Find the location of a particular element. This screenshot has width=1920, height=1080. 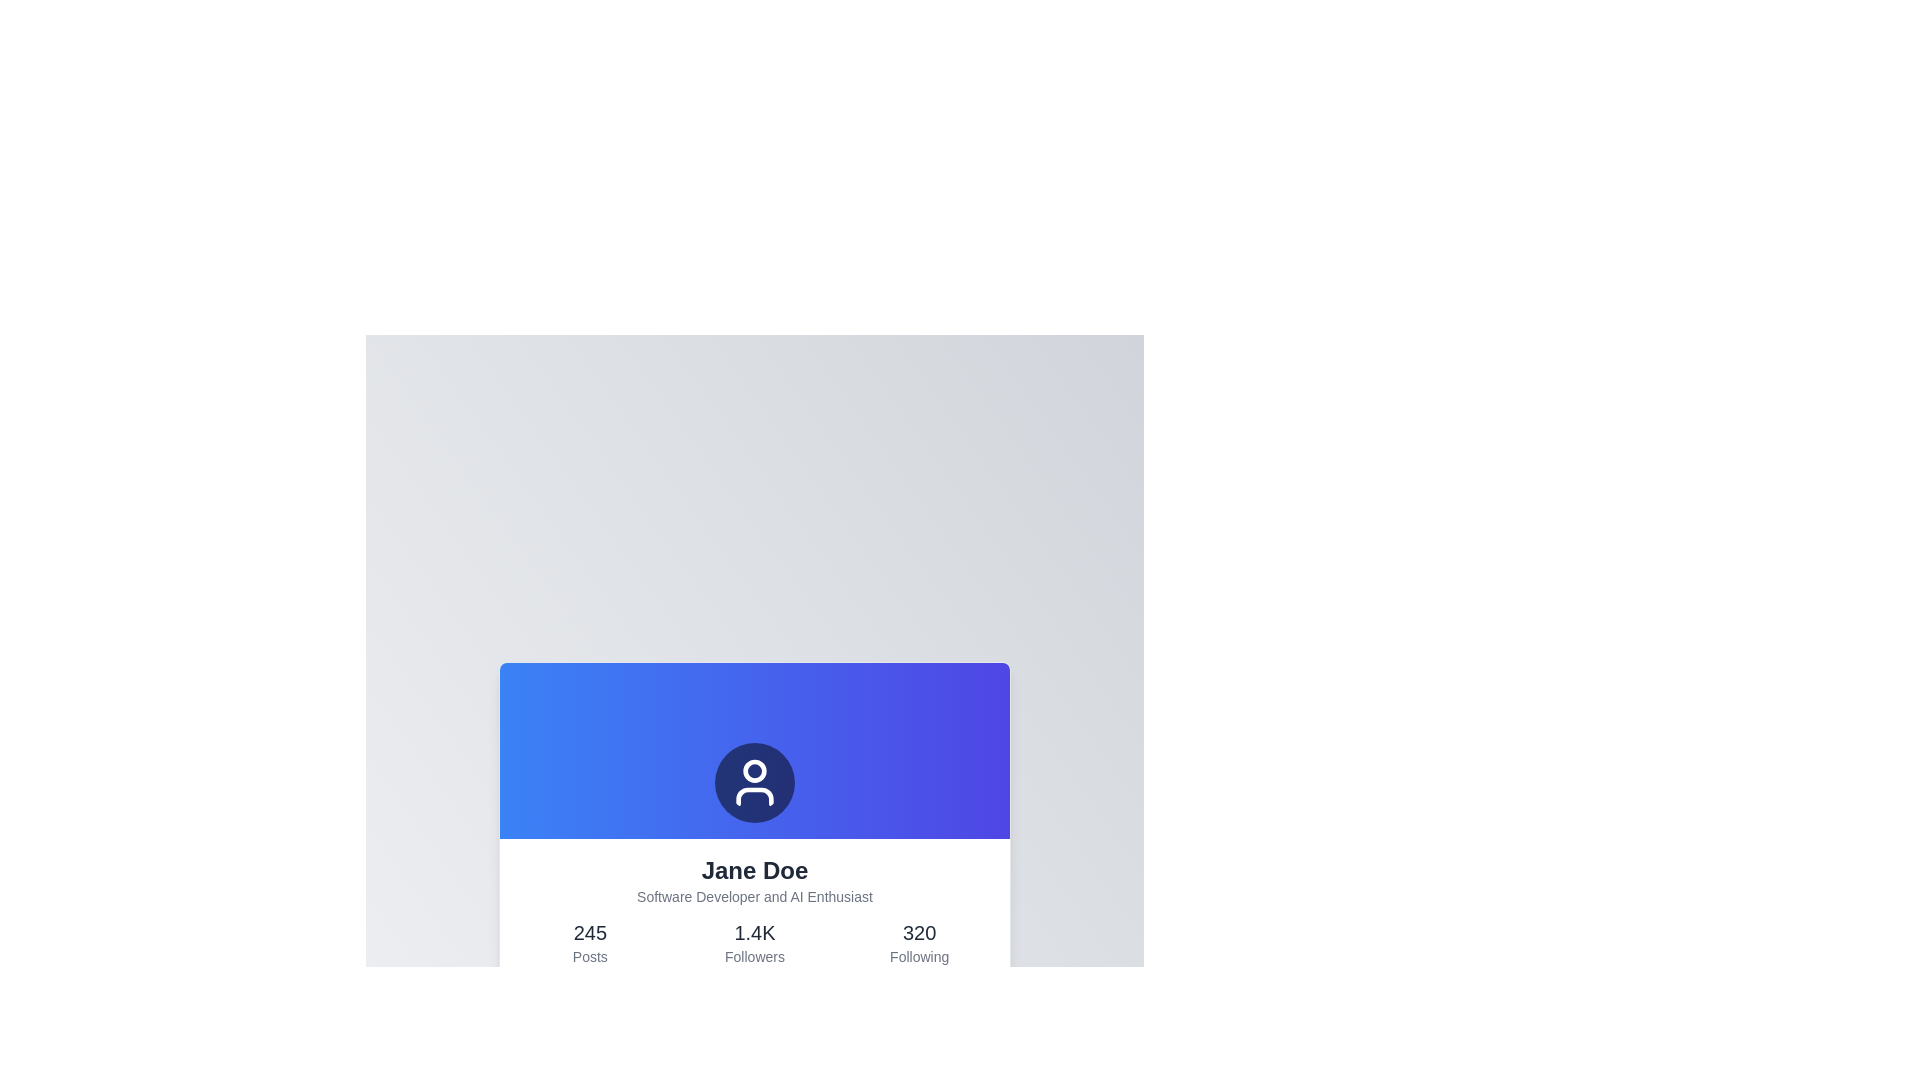

the '320 Following' textual information display element, which is the rightmost in a trio of elements and located at the bottom section of the interface is located at coordinates (918, 942).